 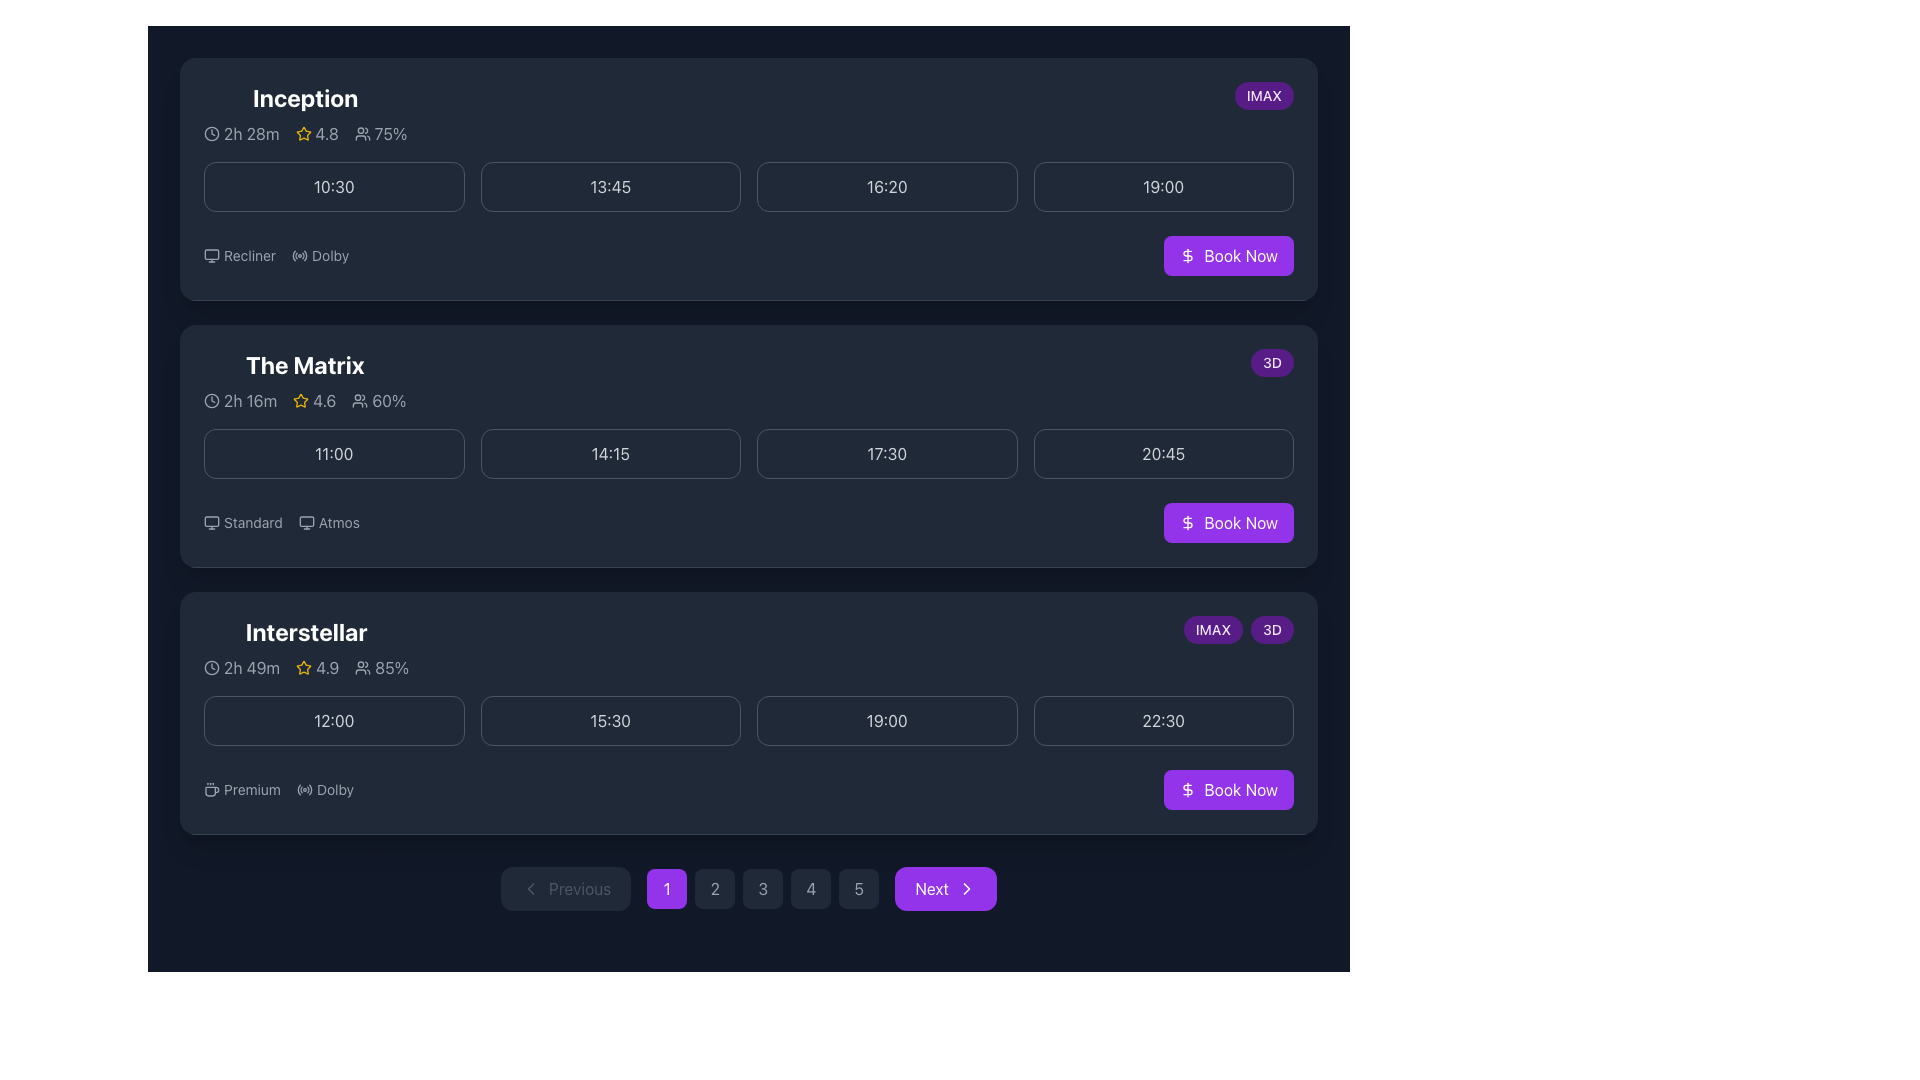 What do you see at coordinates (945, 887) in the screenshot?
I see `the 'Next' button in the pagination control at the bottom of the interface` at bounding box center [945, 887].